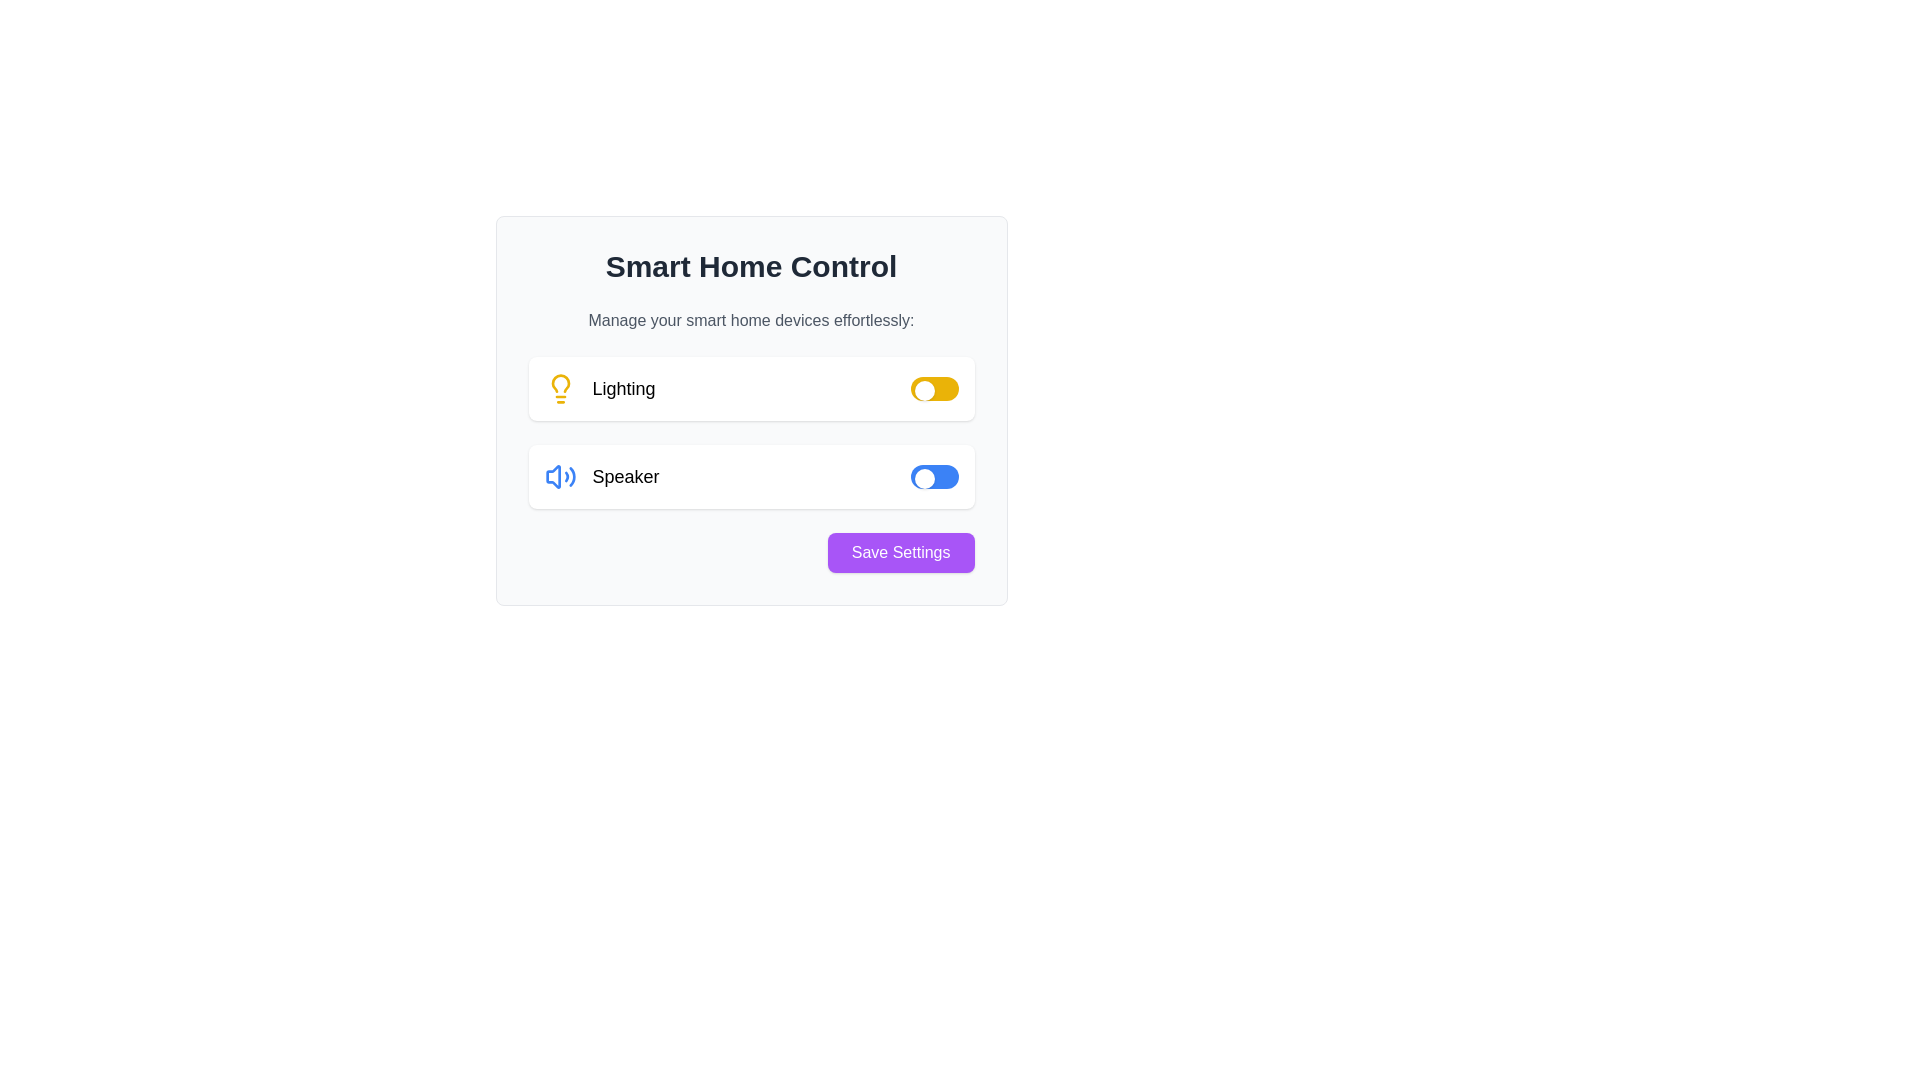 This screenshot has height=1080, width=1920. I want to click on the speaker control icon located at the leftmost position in the second row of the Smart Home Control interface, so click(553, 477).